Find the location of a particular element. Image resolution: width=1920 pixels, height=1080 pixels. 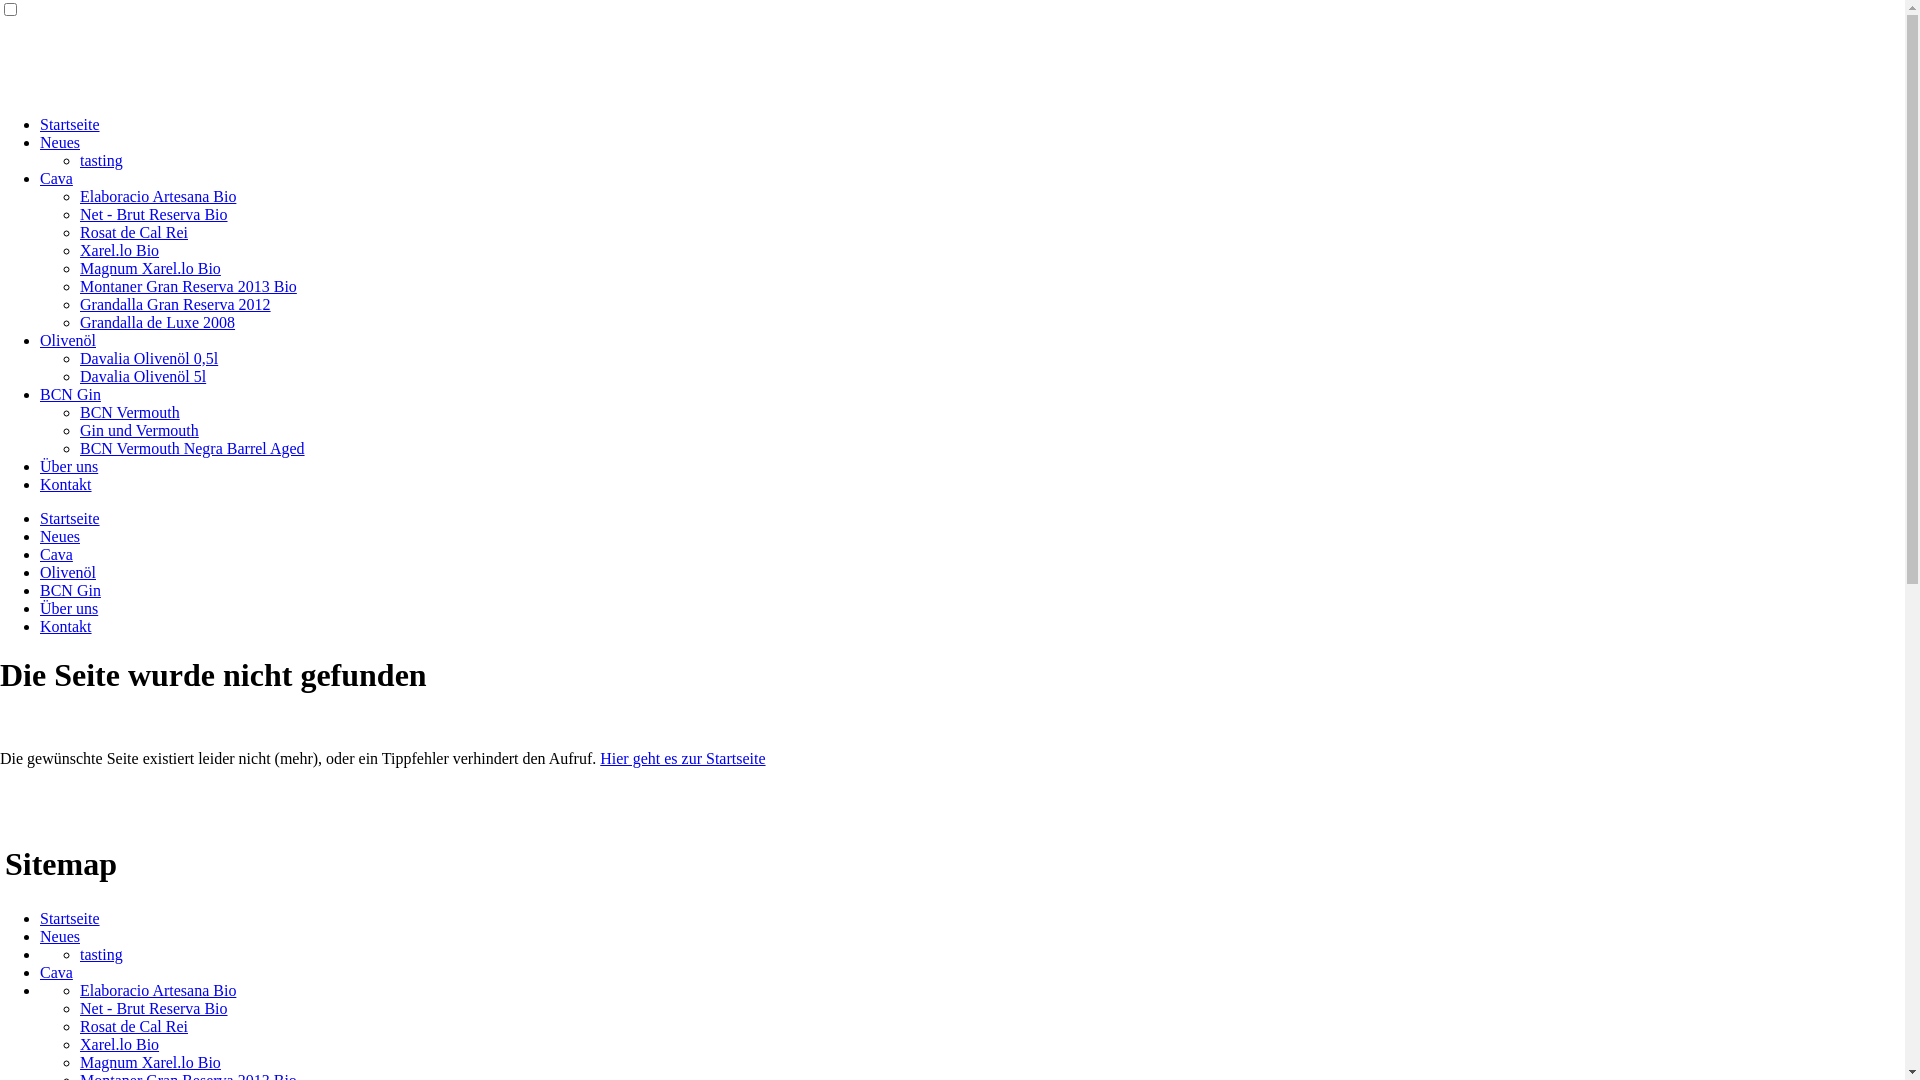

'Rosat de Cal Rei' is located at coordinates (133, 231).